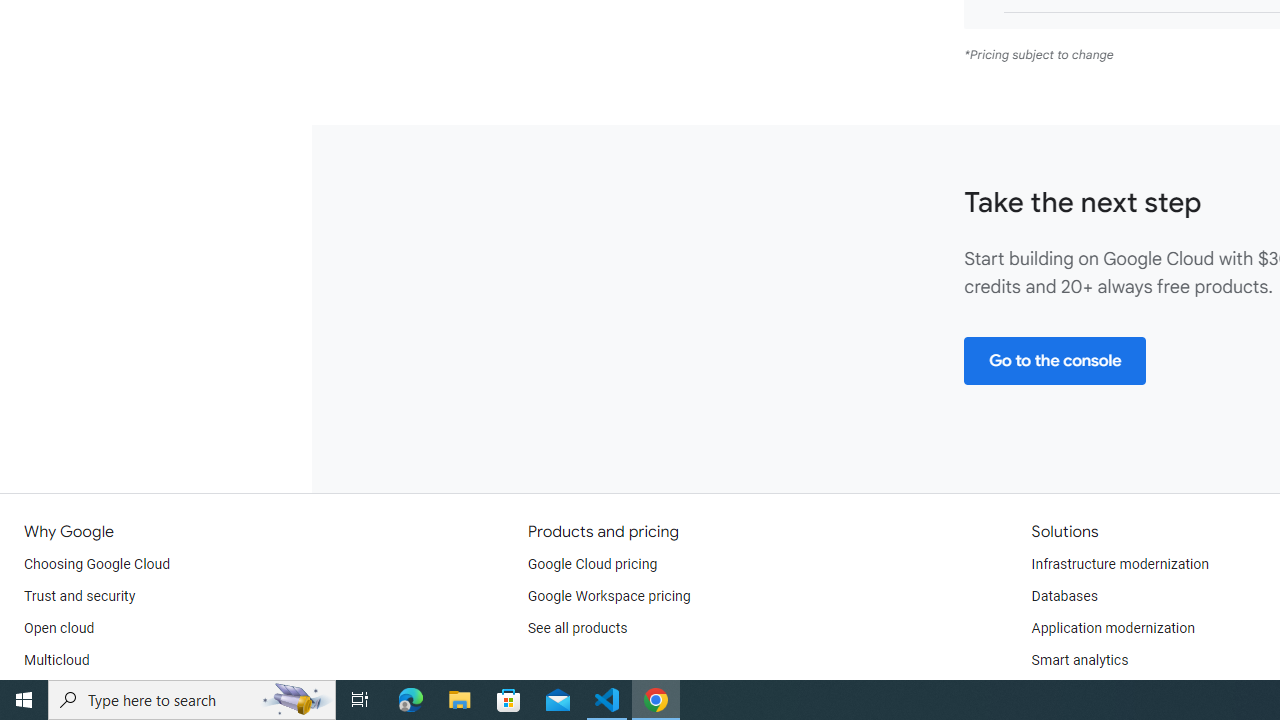  I want to click on 'Global infrastructure', so click(87, 691).